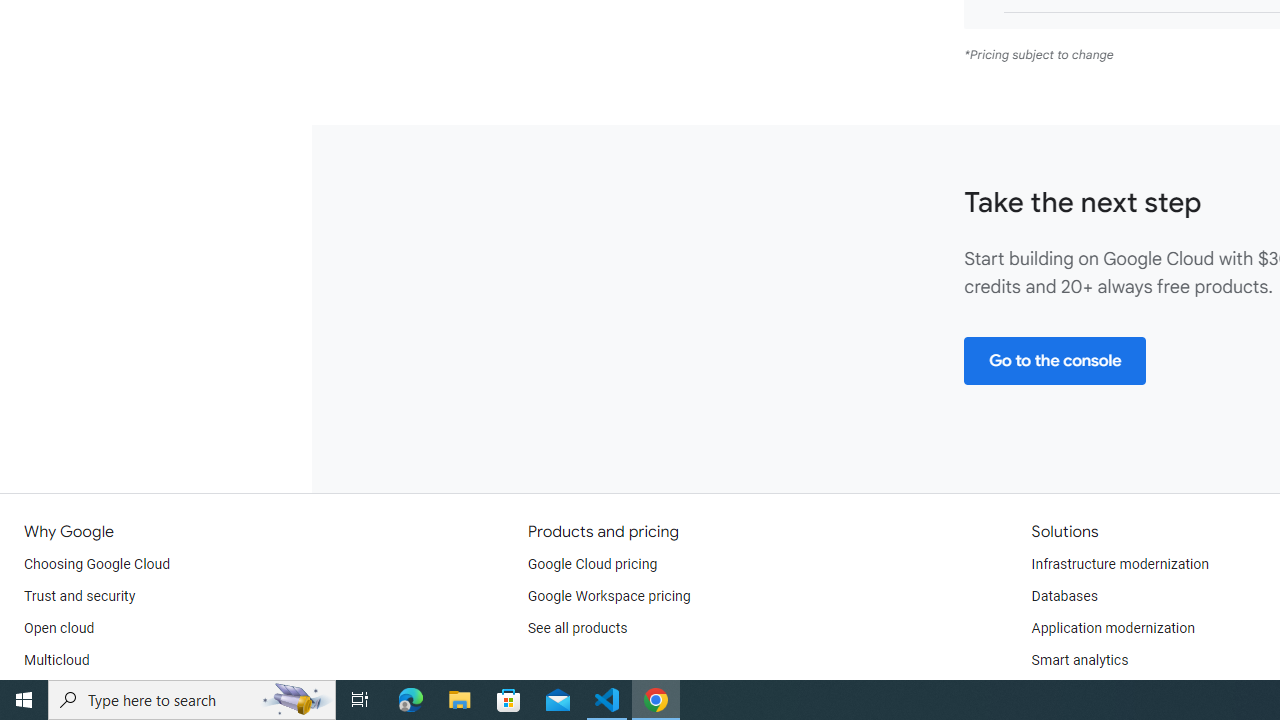  I want to click on 'Global infrastructure', so click(87, 691).